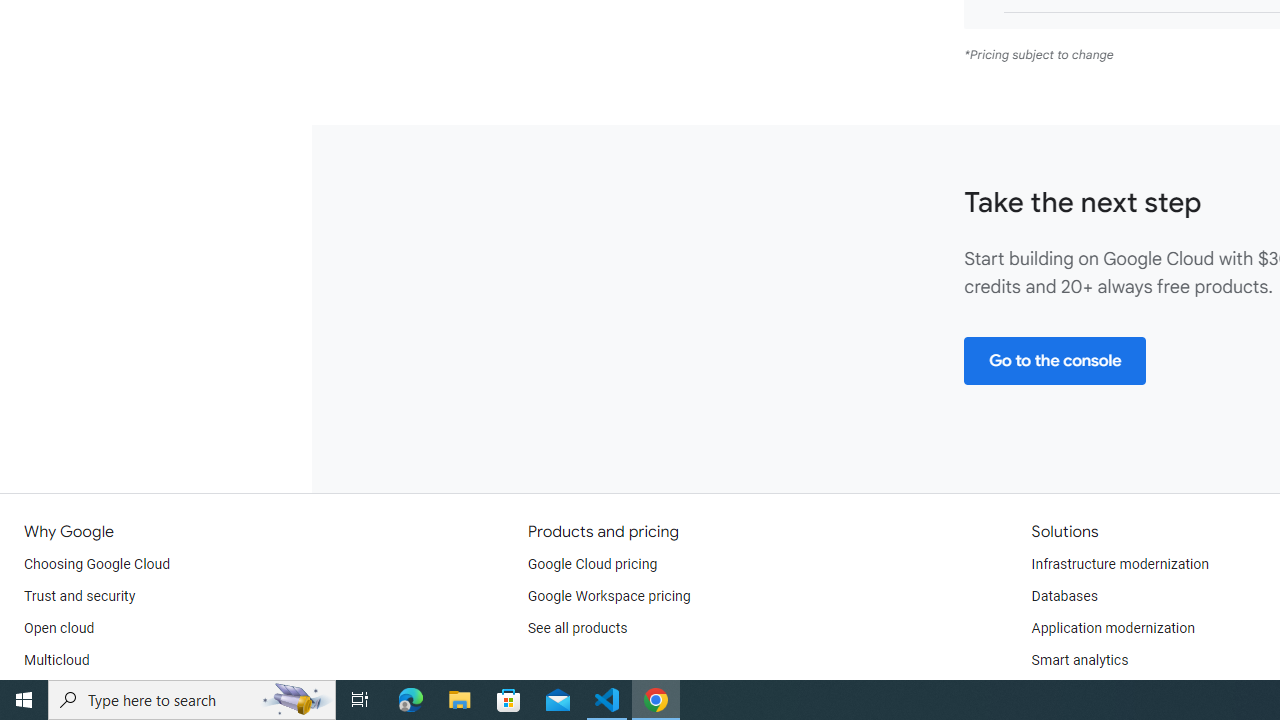  I want to click on 'Global infrastructure', so click(87, 691).